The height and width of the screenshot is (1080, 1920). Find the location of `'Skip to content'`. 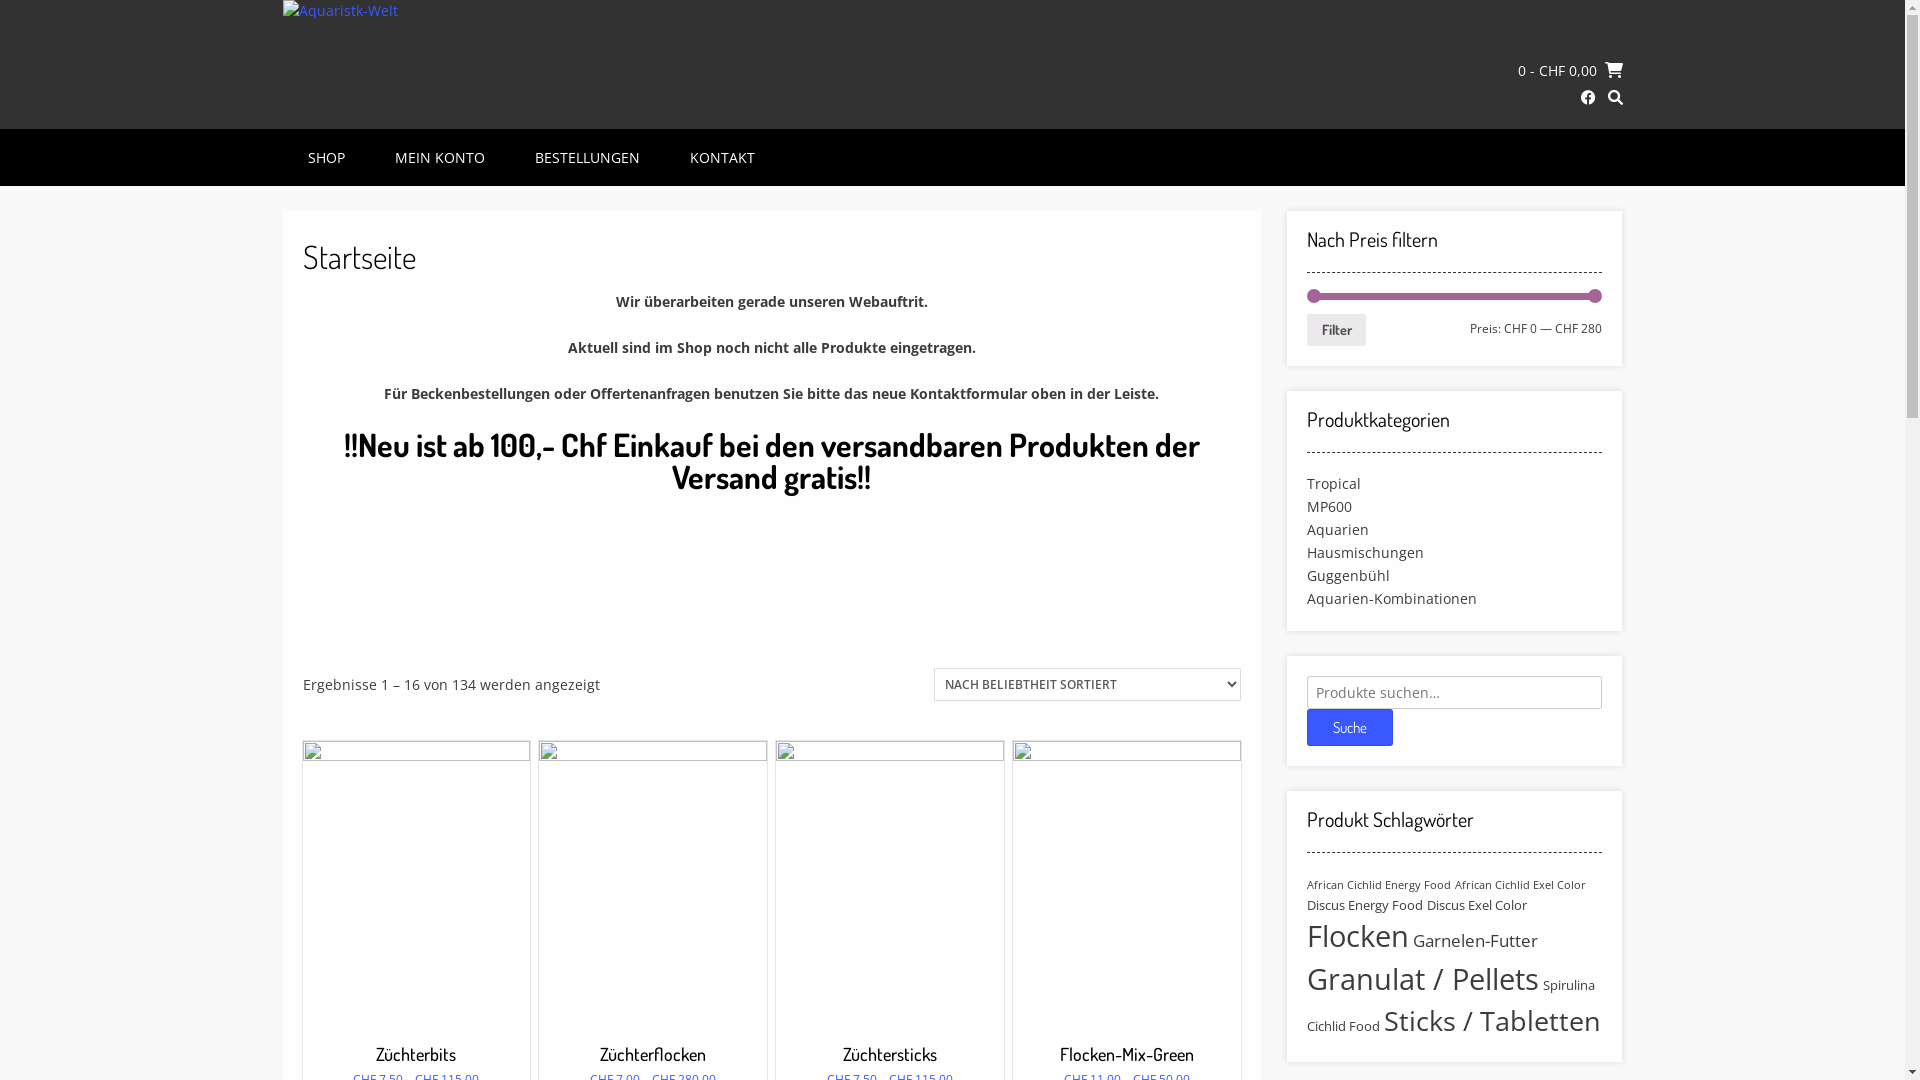

'Skip to content' is located at coordinates (0, 0).